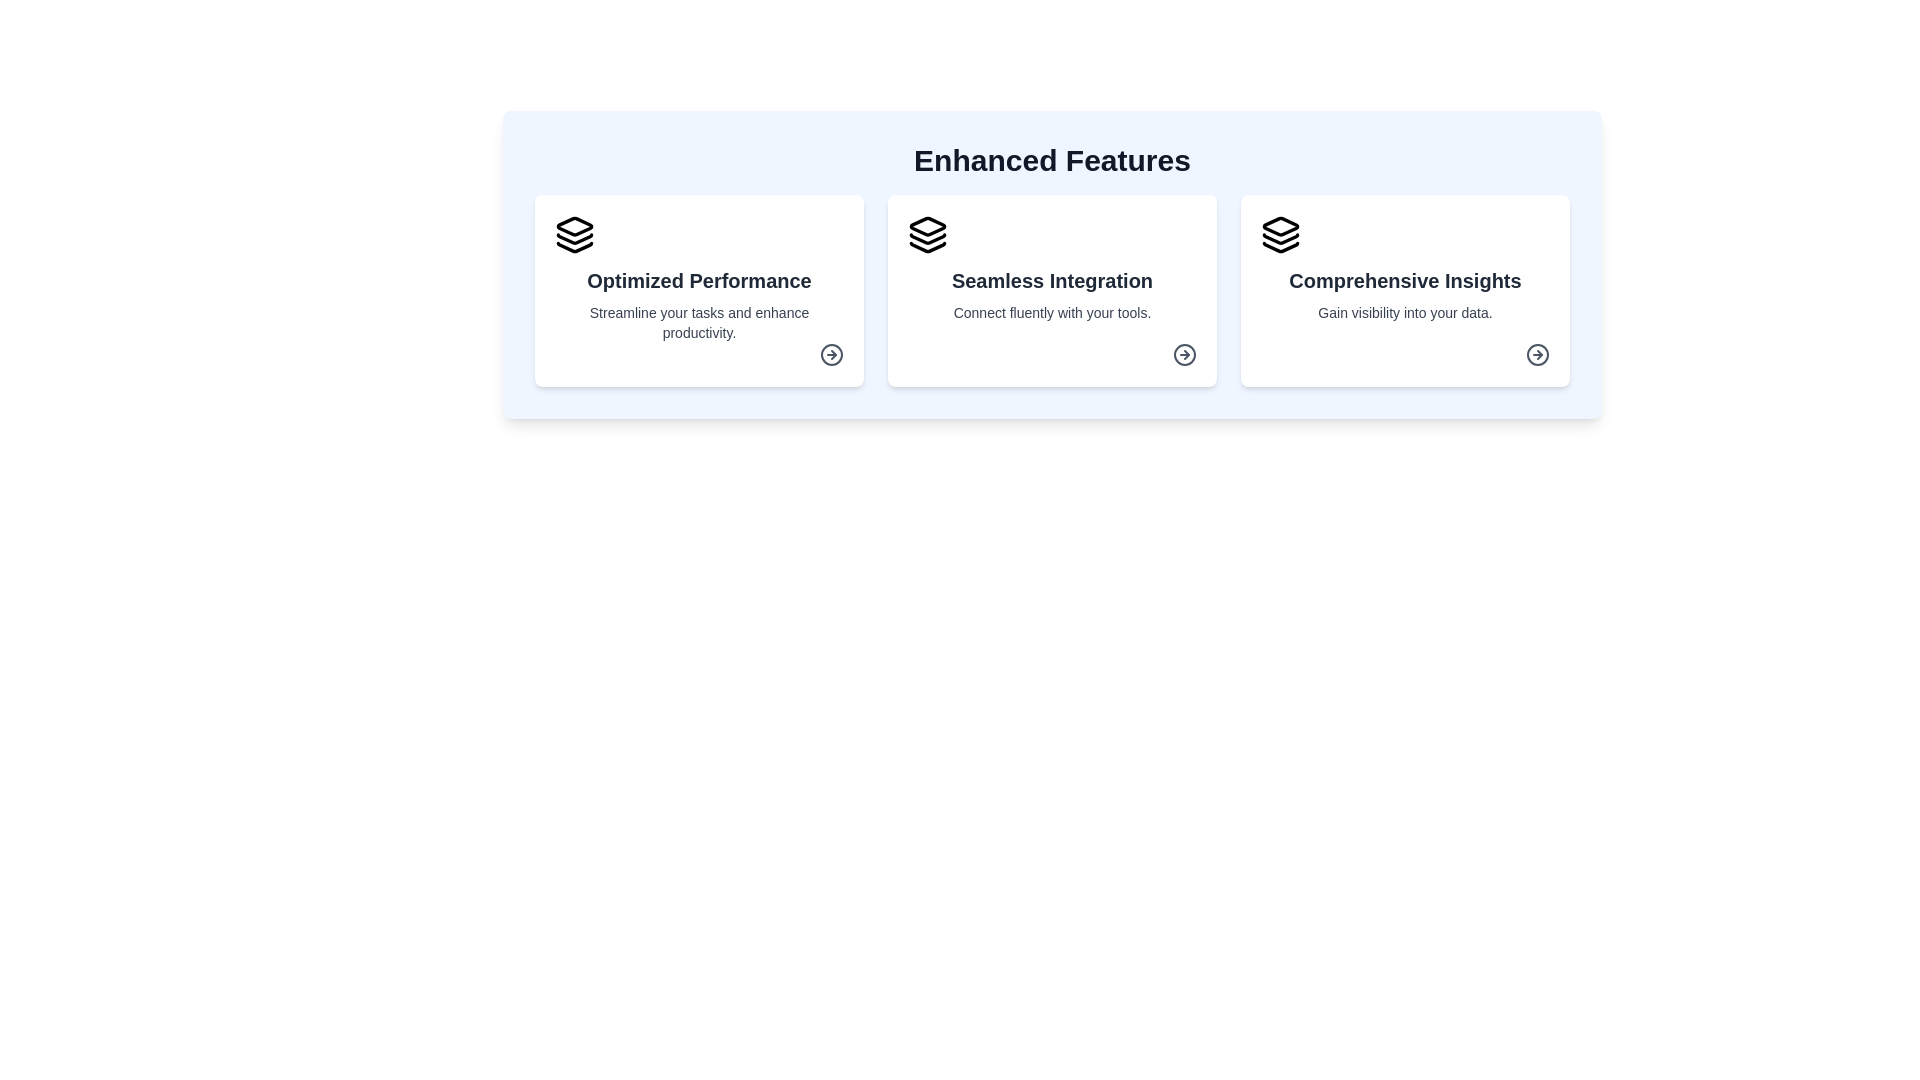  I want to click on the circular icon with a right-pointing arrow, which has a gray outline and is located in the lower-right corner of the 'Comprehensive Insights' card, so click(1536, 353).